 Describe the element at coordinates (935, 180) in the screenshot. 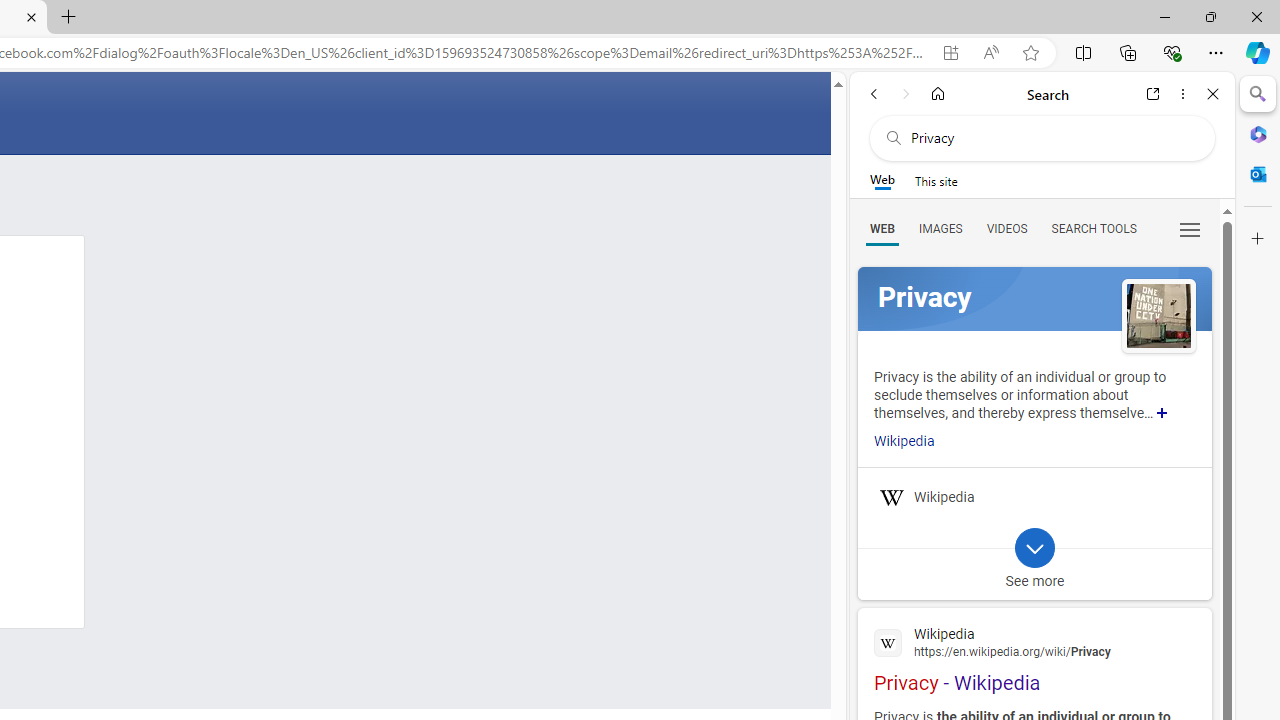

I see `'This site scope'` at that location.